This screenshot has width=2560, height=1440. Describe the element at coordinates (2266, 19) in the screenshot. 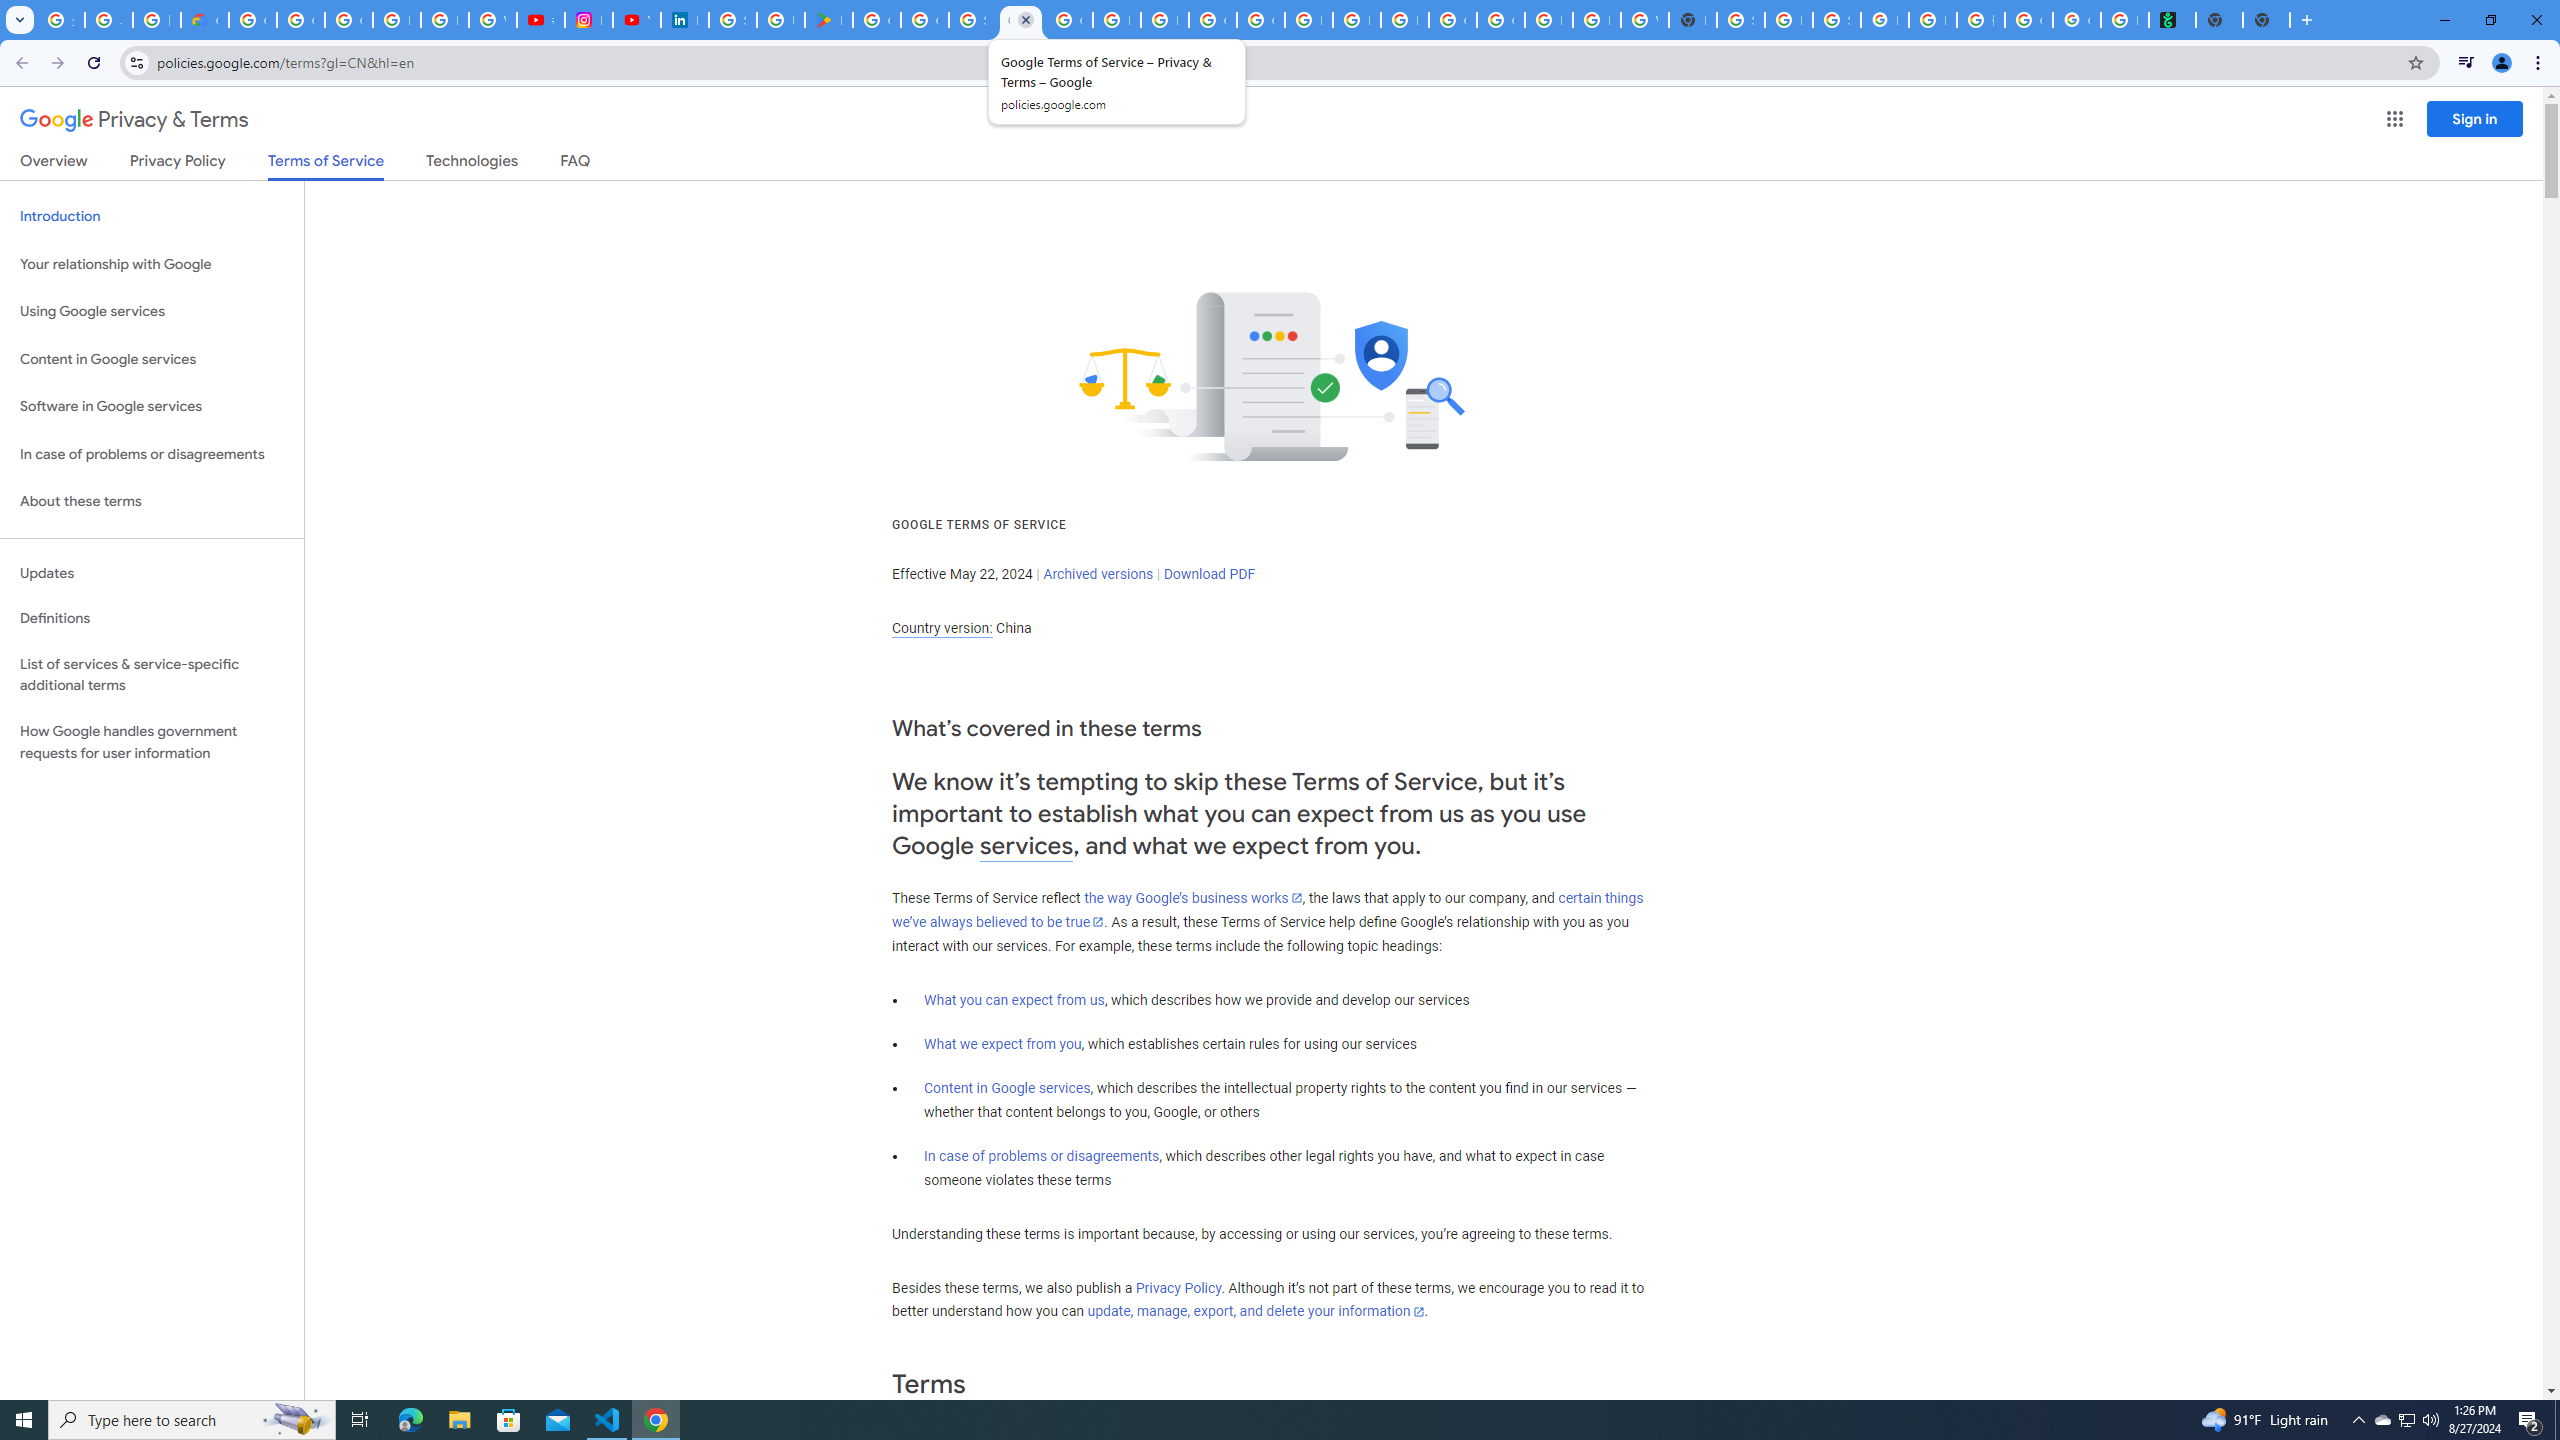

I see `'New Tab'` at that location.